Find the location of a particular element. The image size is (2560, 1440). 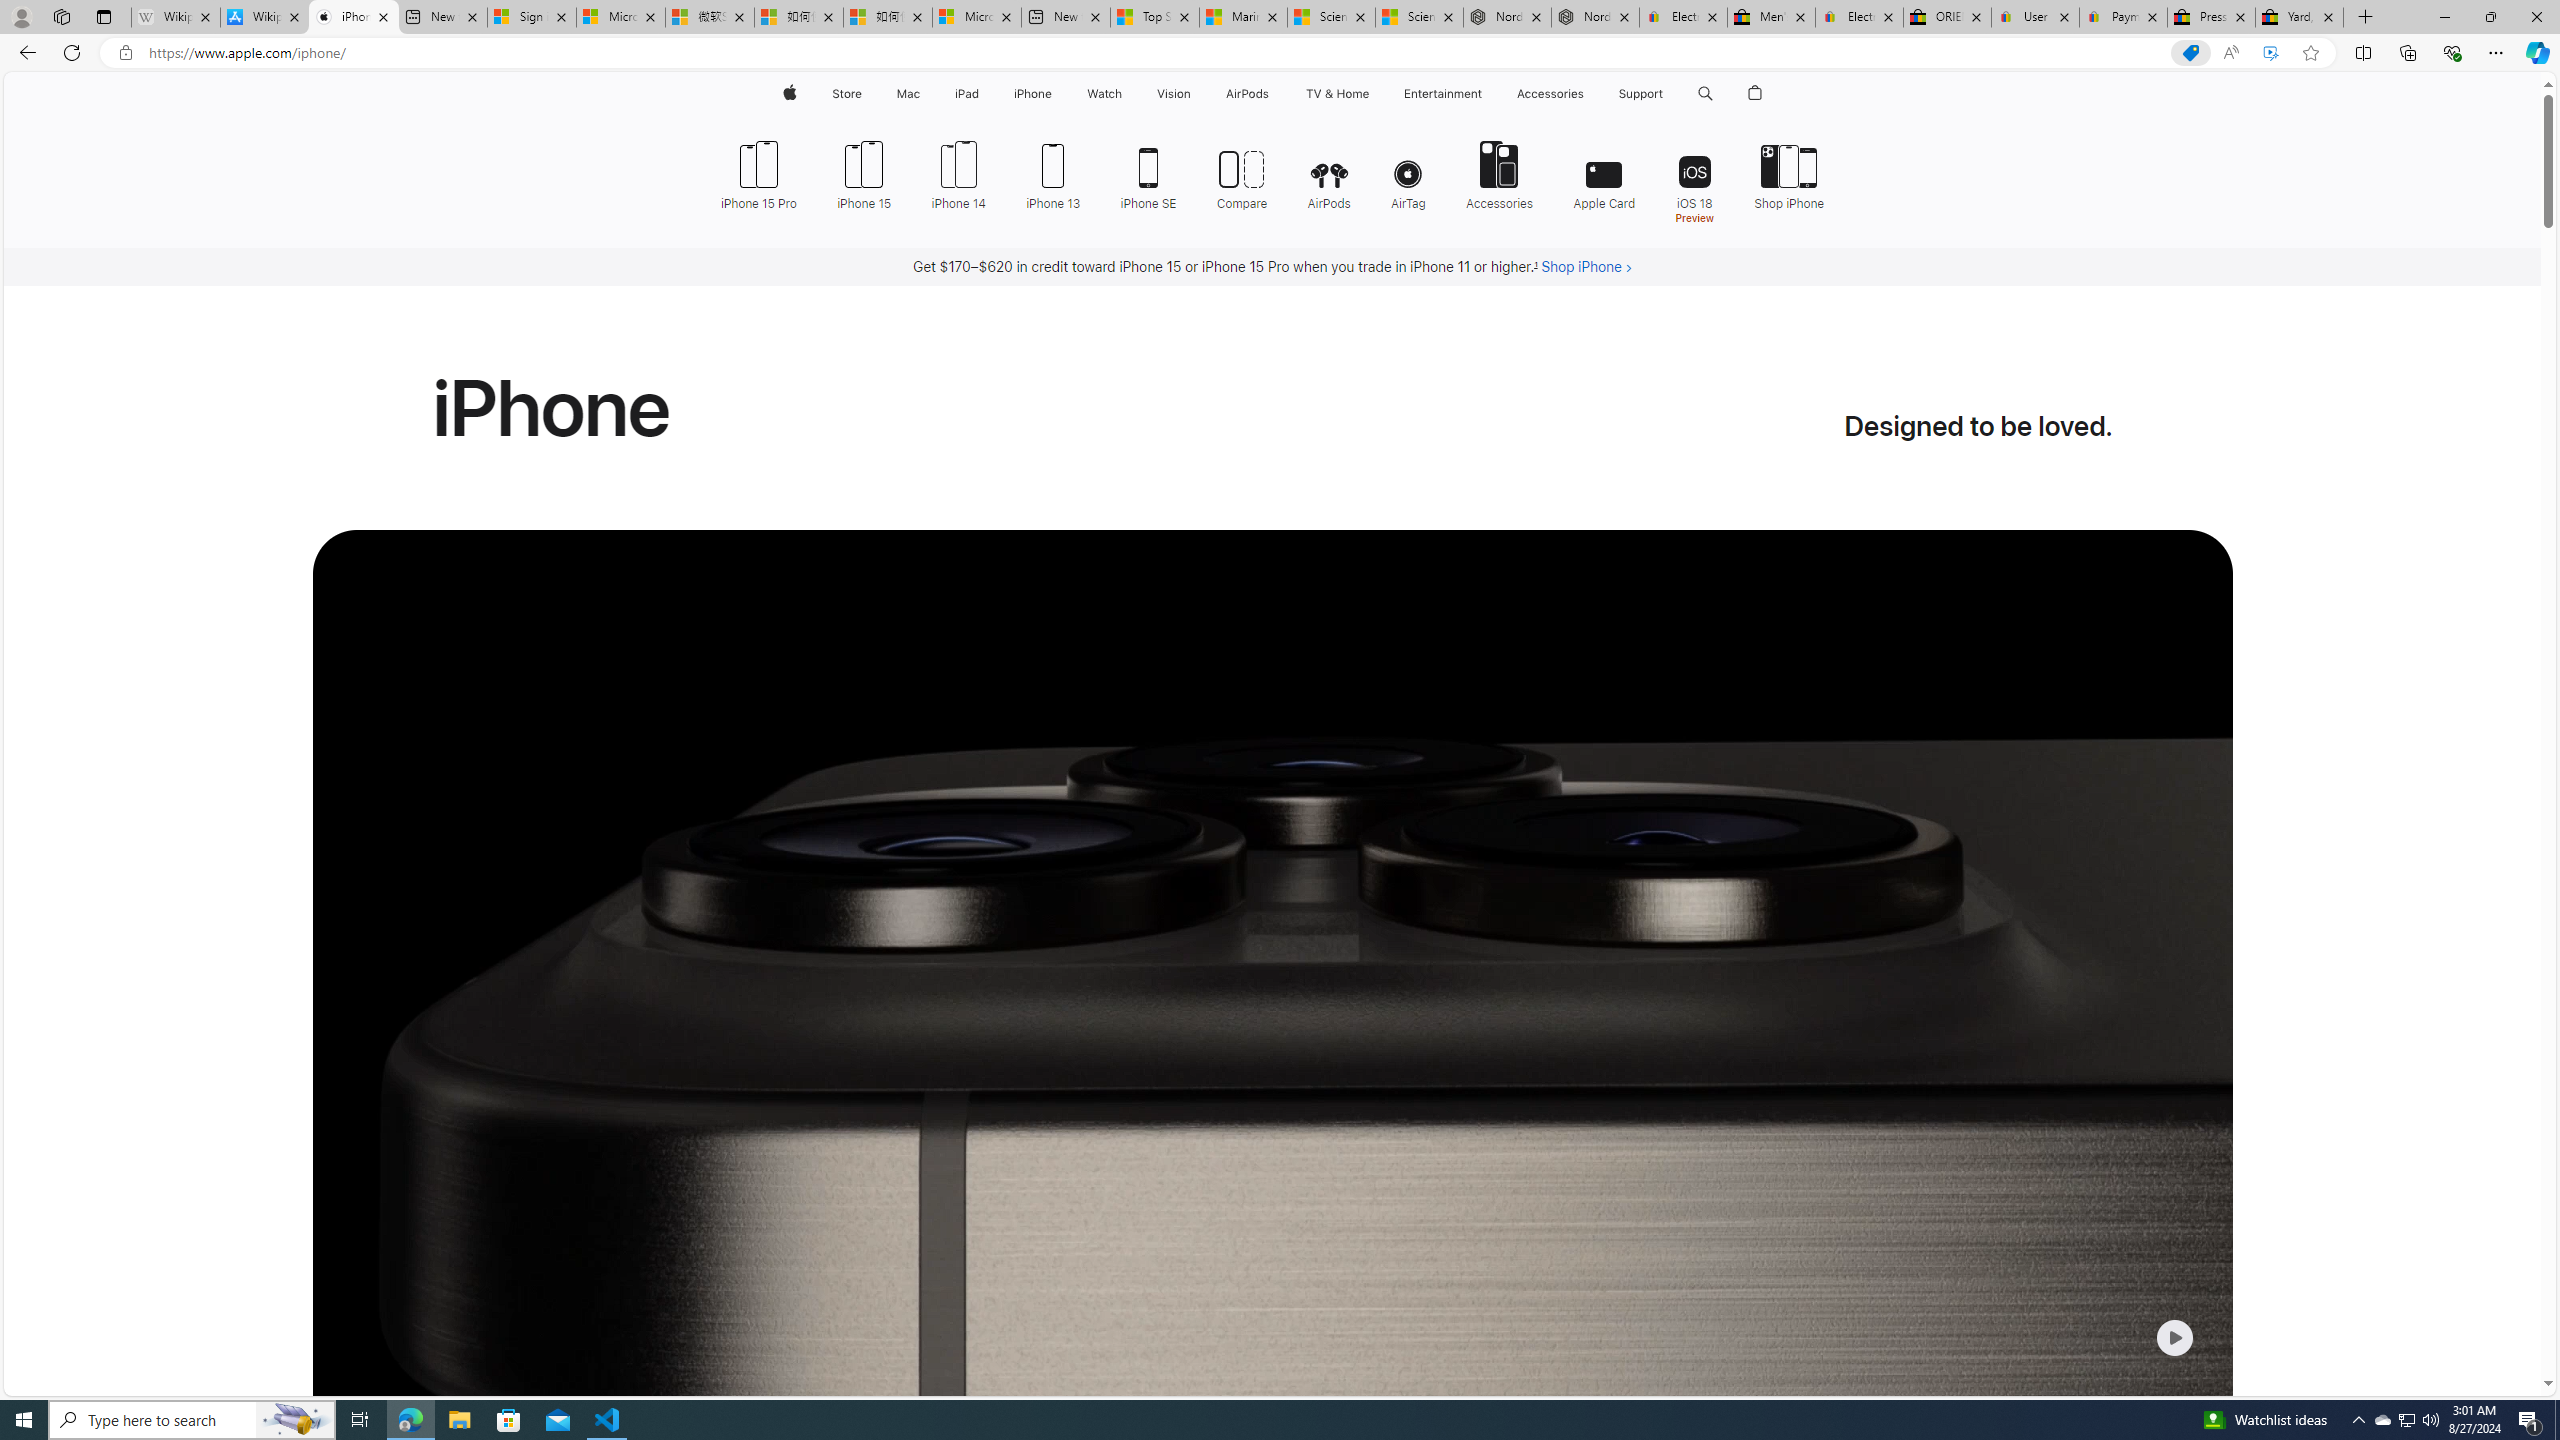

'Apple' is located at coordinates (787, 93).